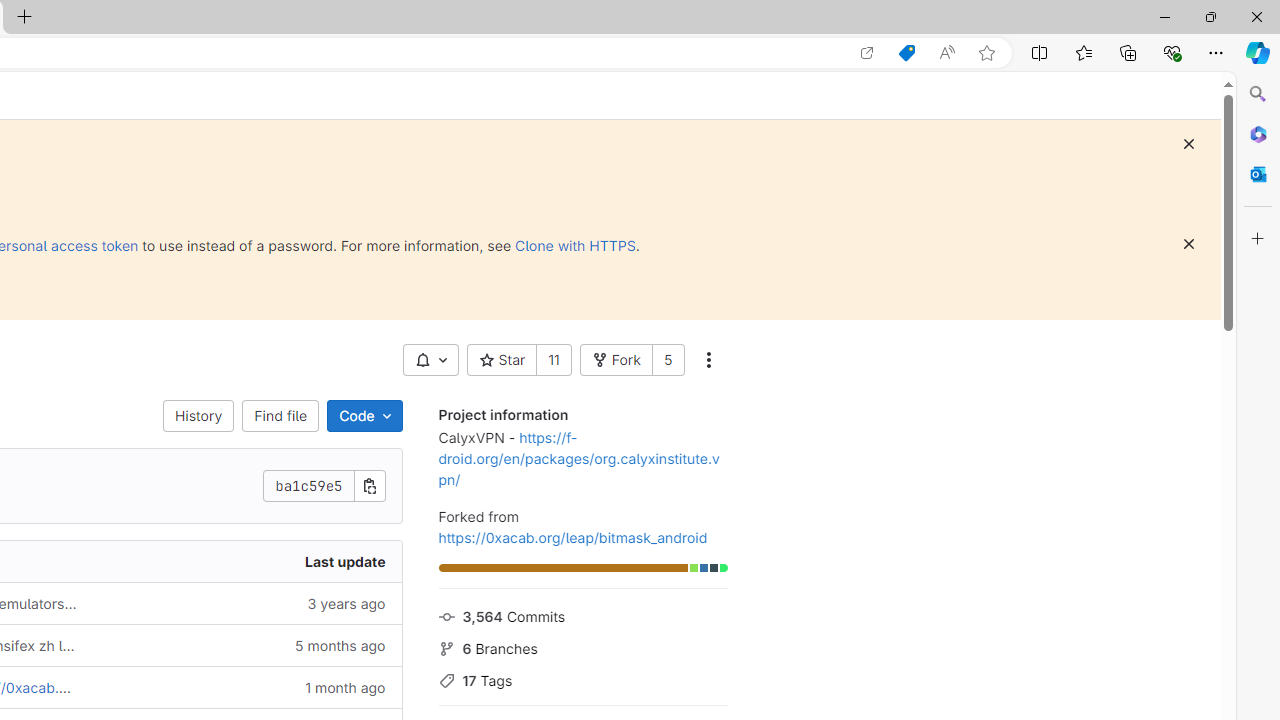 The height and width of the screenshot is (720, 1280). I want to click on 'More actions', so click(708, 360).